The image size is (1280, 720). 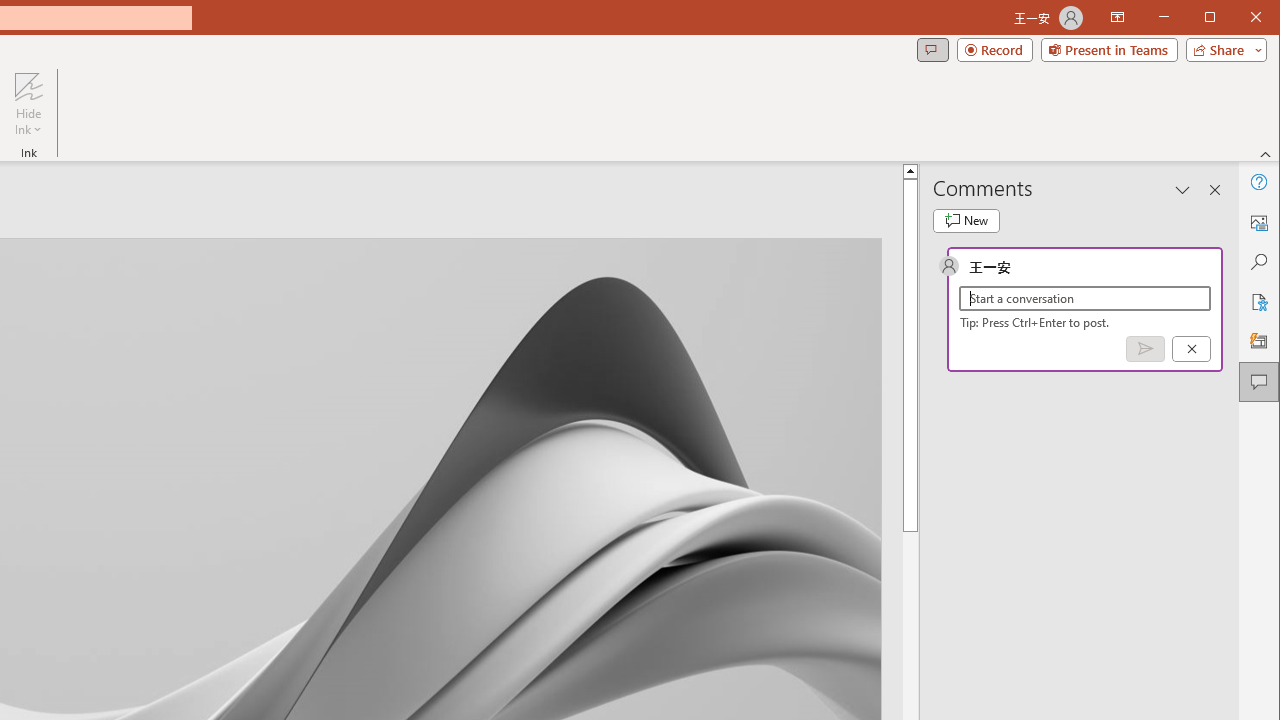 What do you see at coordinates (1145, 348) in the screenshot?
I see `'Post comment (Ctrl + Enter)'` at bounding box center [1145, 348].